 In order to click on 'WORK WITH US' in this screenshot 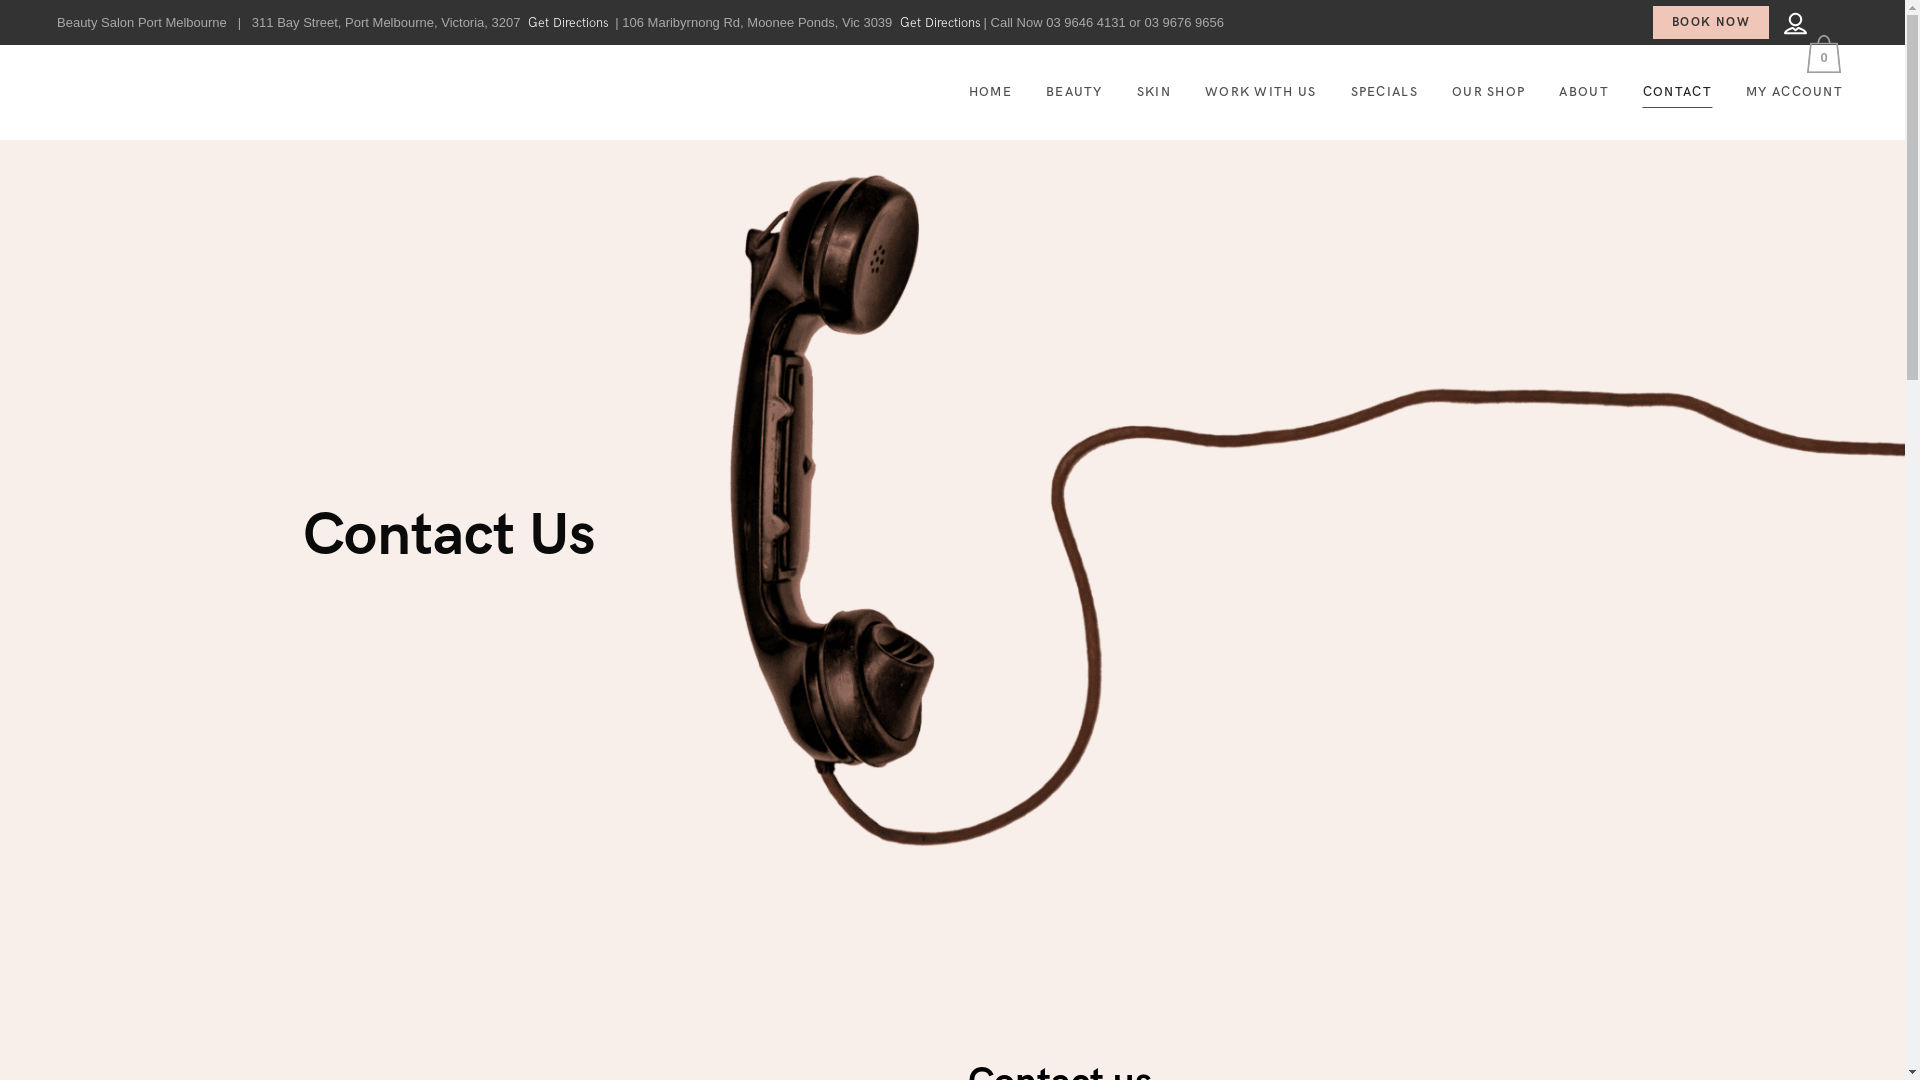, I will do `click(1260, 92)`.